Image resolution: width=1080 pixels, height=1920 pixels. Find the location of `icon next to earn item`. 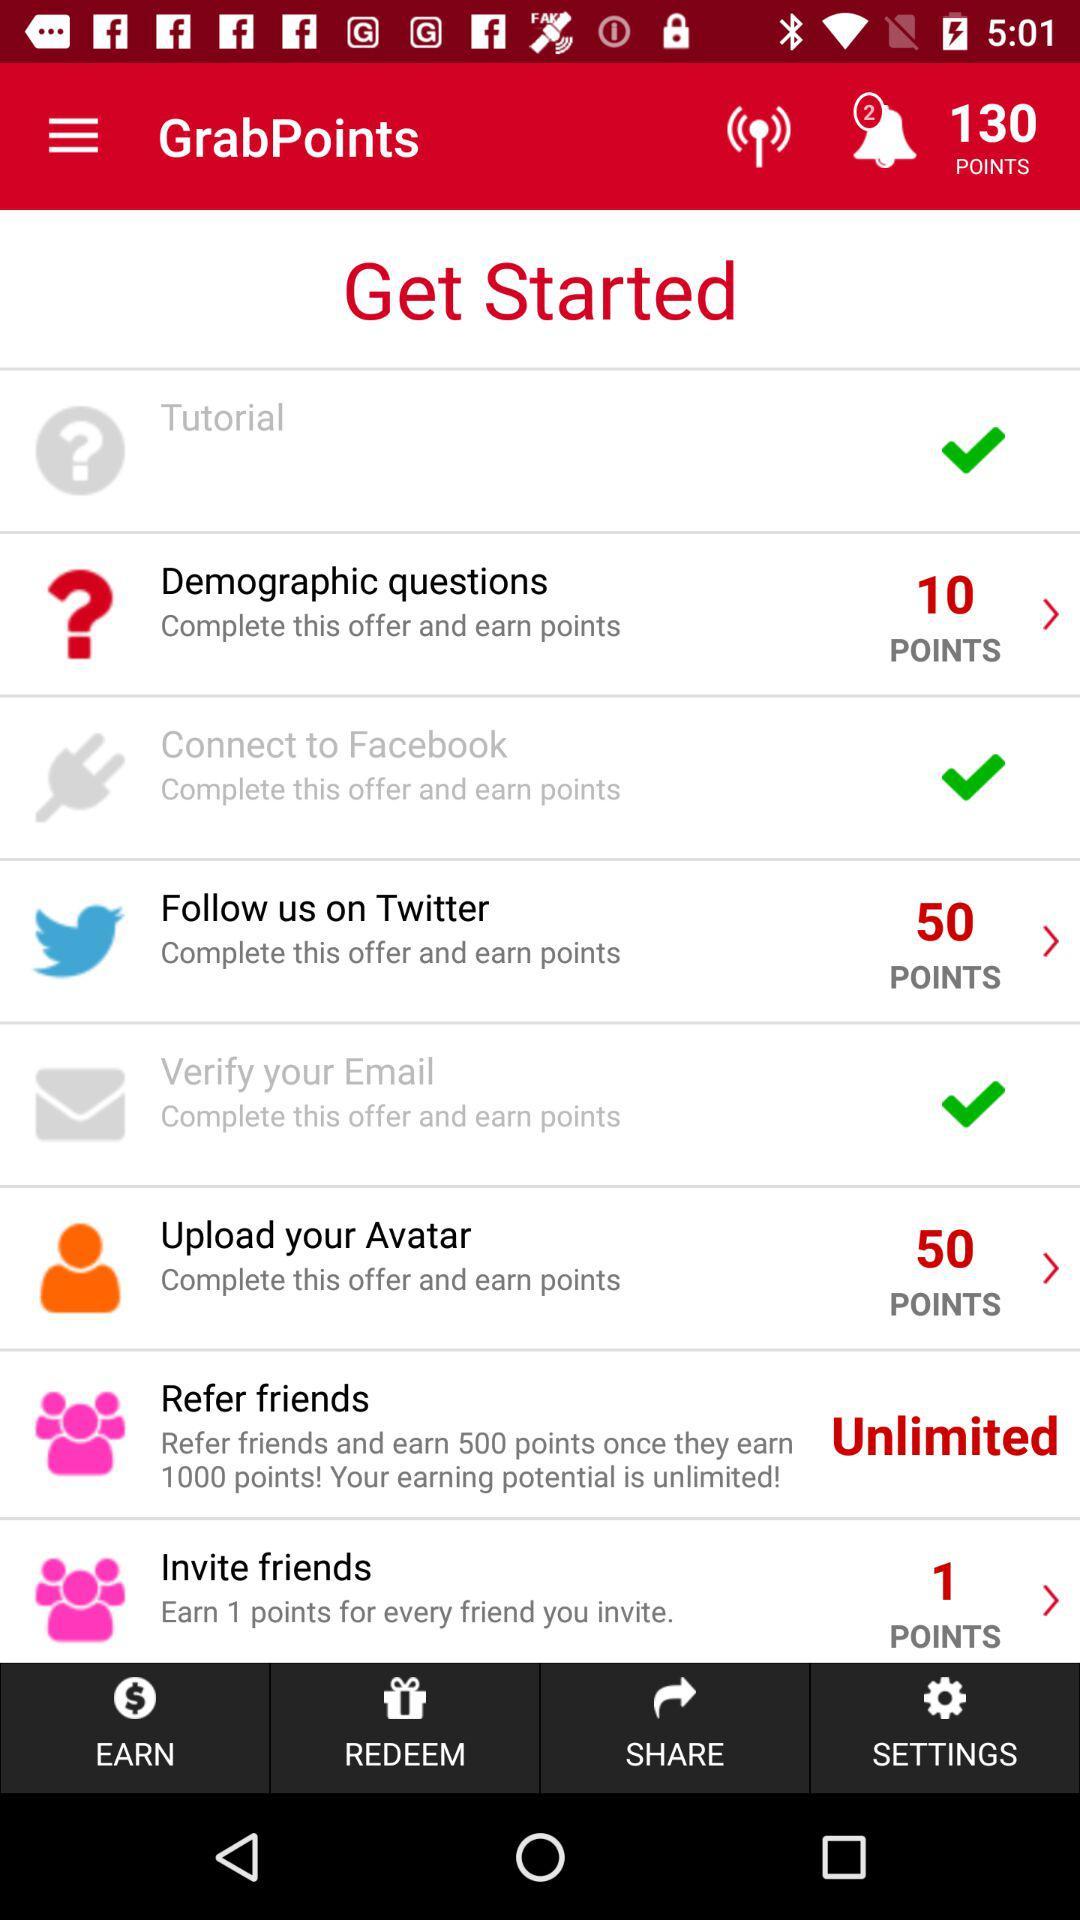

icon next to earn item is located at coordinates (405, 1727).